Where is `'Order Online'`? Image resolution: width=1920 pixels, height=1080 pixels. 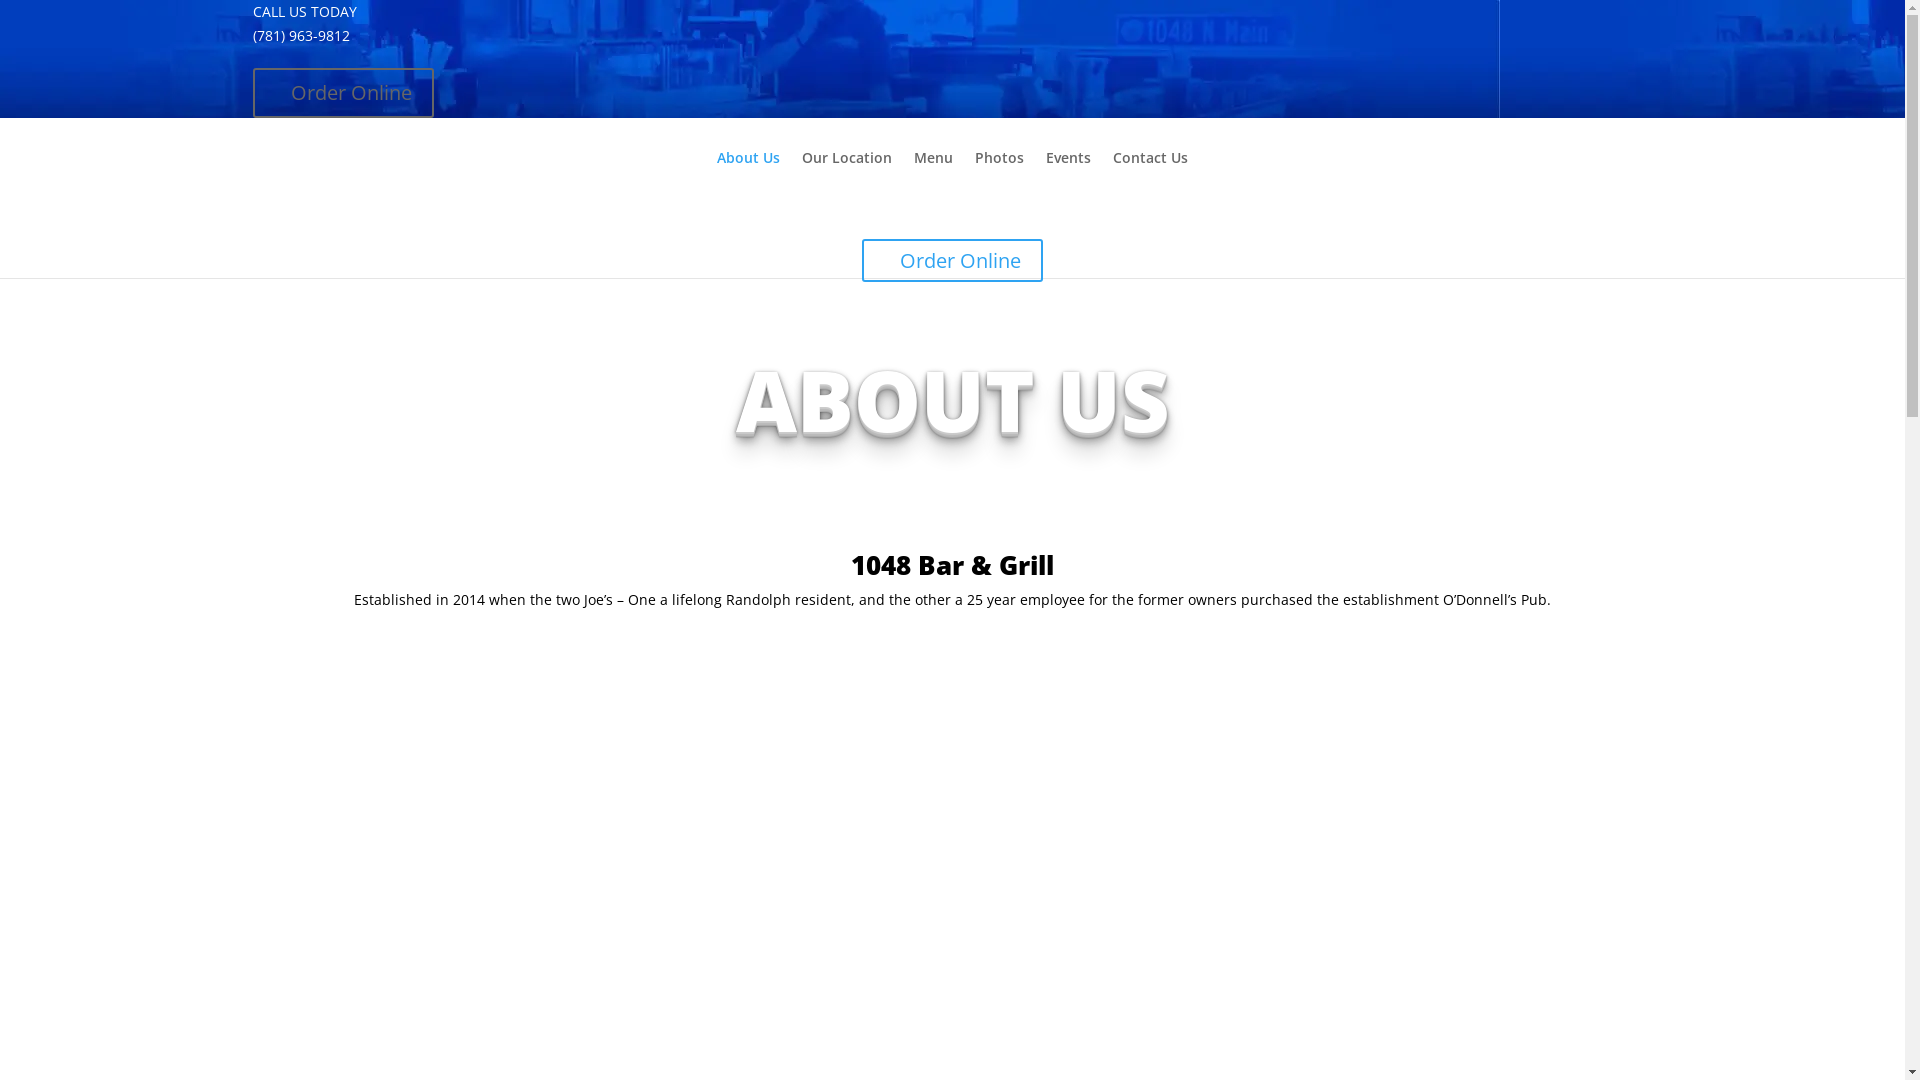
'Order Online' is located at coordinates (951, 259).